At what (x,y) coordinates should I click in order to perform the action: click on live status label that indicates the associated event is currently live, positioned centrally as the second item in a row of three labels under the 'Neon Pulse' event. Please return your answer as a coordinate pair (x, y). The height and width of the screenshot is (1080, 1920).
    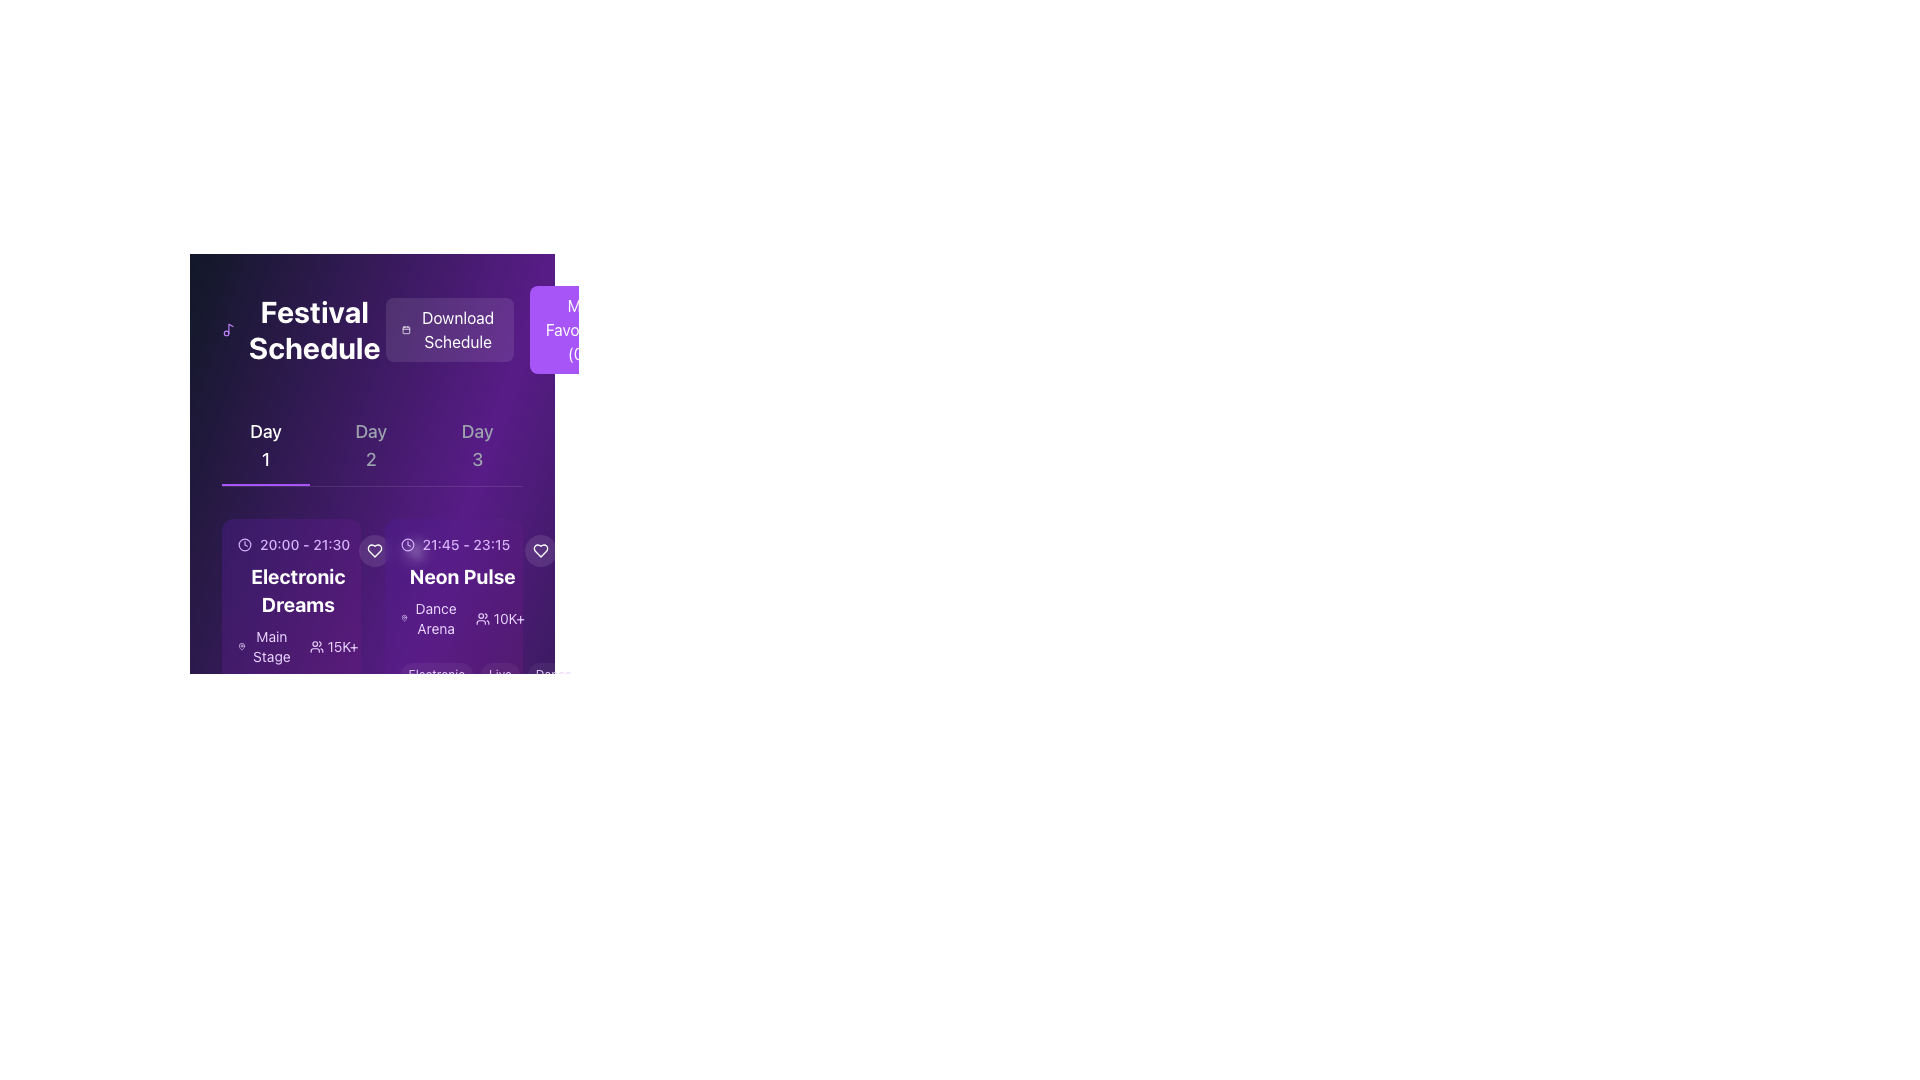
    Looking at the image, I should click on (500, 675).